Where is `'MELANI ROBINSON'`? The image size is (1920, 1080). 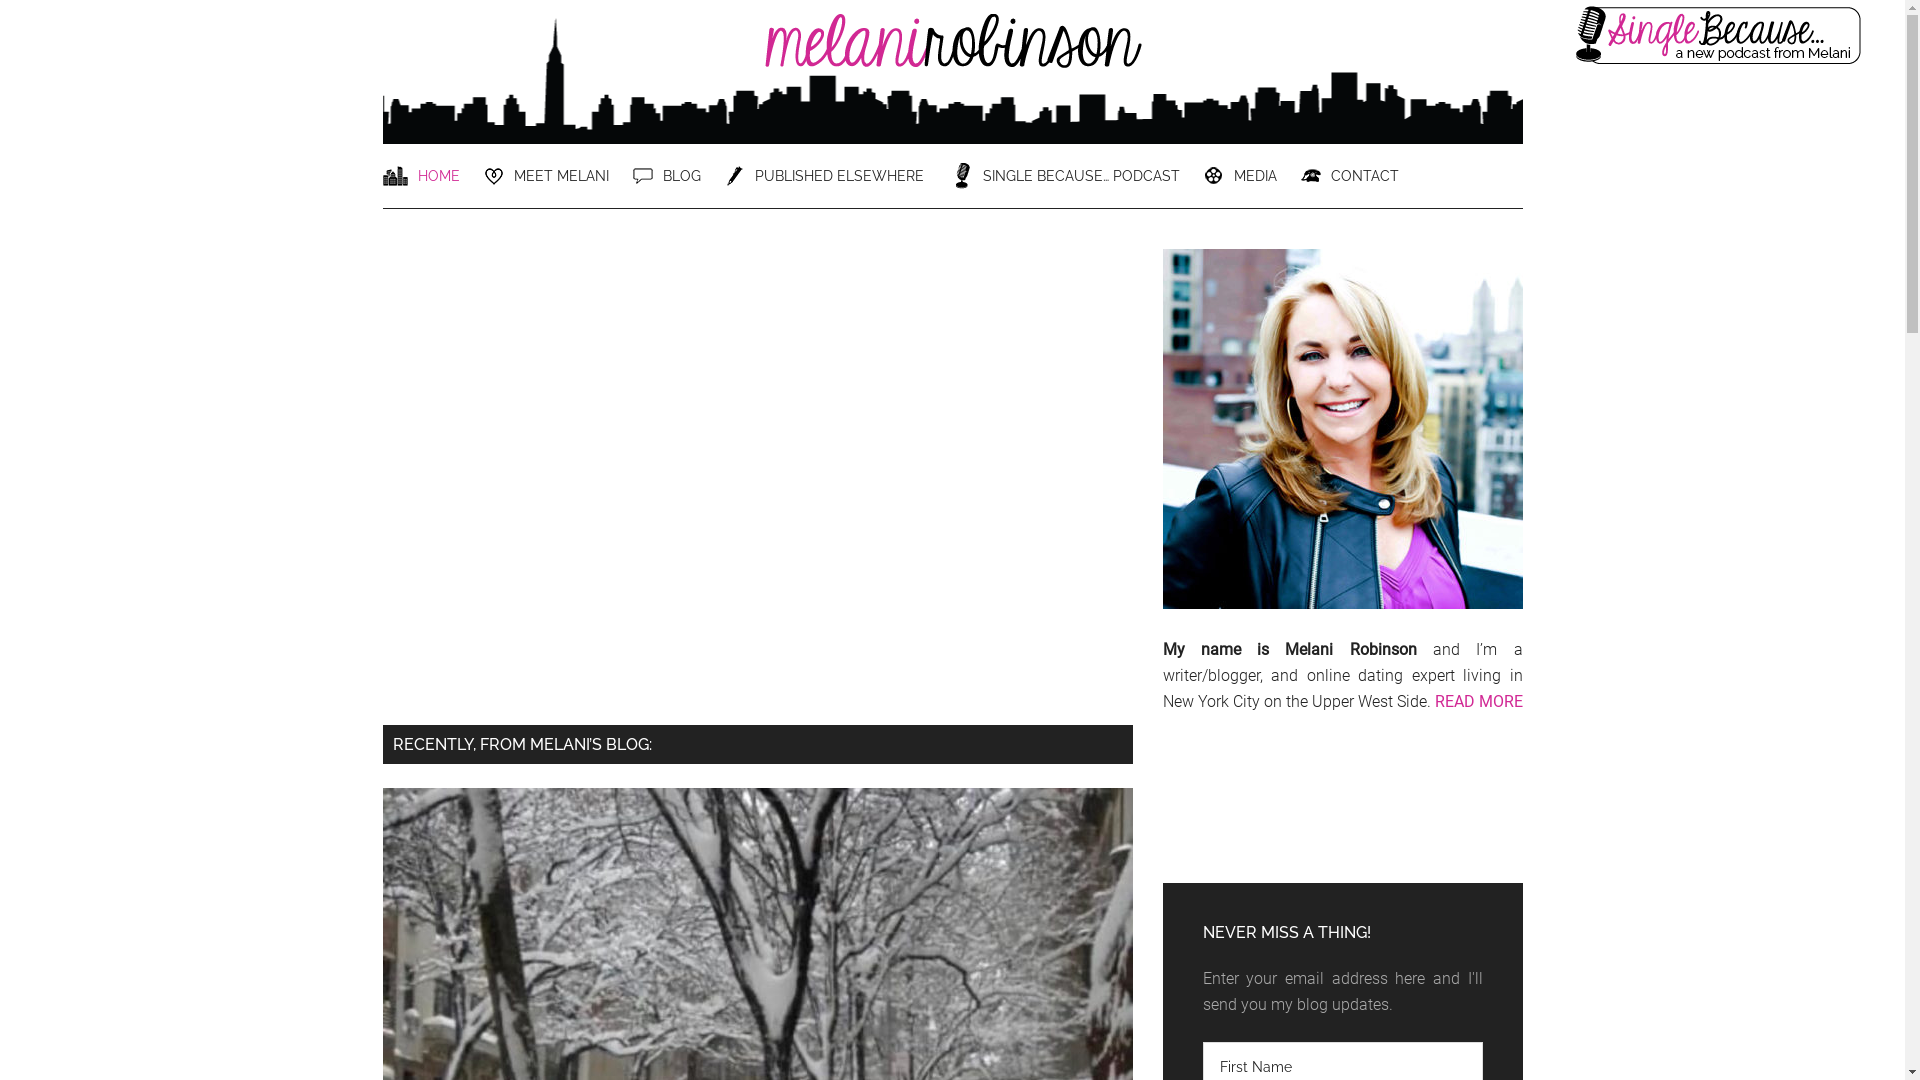 'MELANI ROBINSON' is located at coordinates (950, 57).